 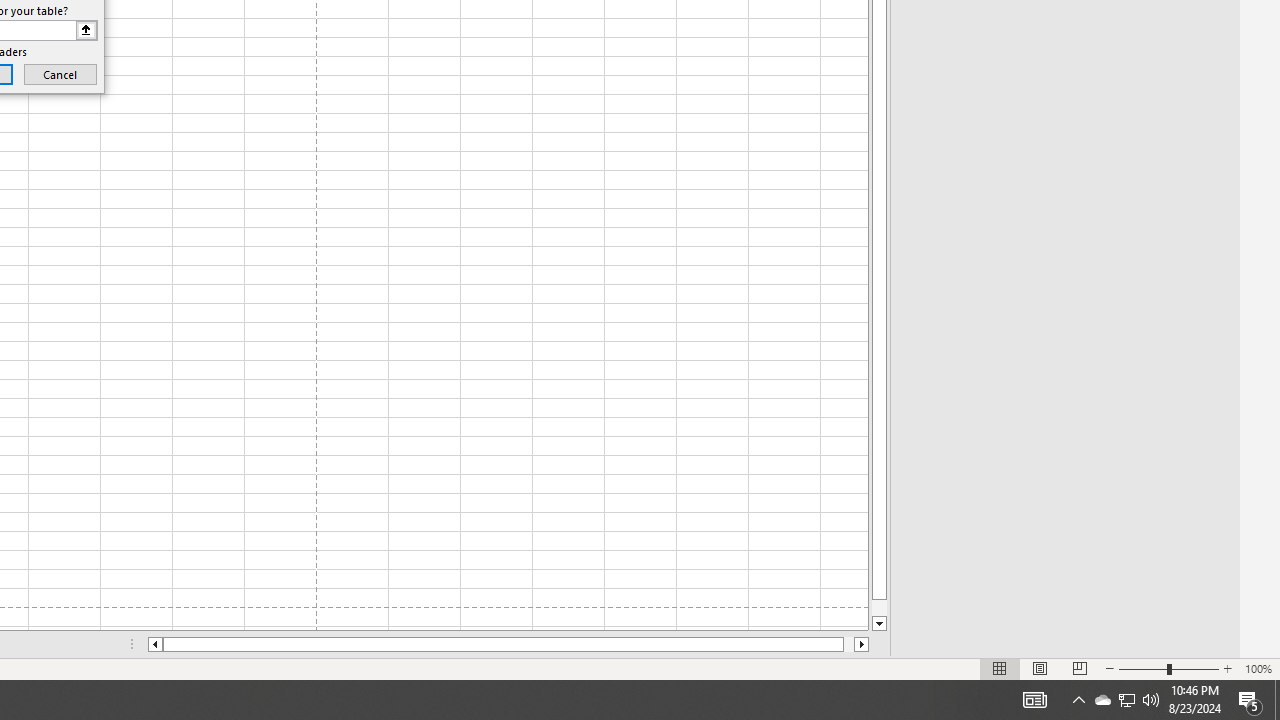 I want to click on 'Line down', so click(x=879, y=623).